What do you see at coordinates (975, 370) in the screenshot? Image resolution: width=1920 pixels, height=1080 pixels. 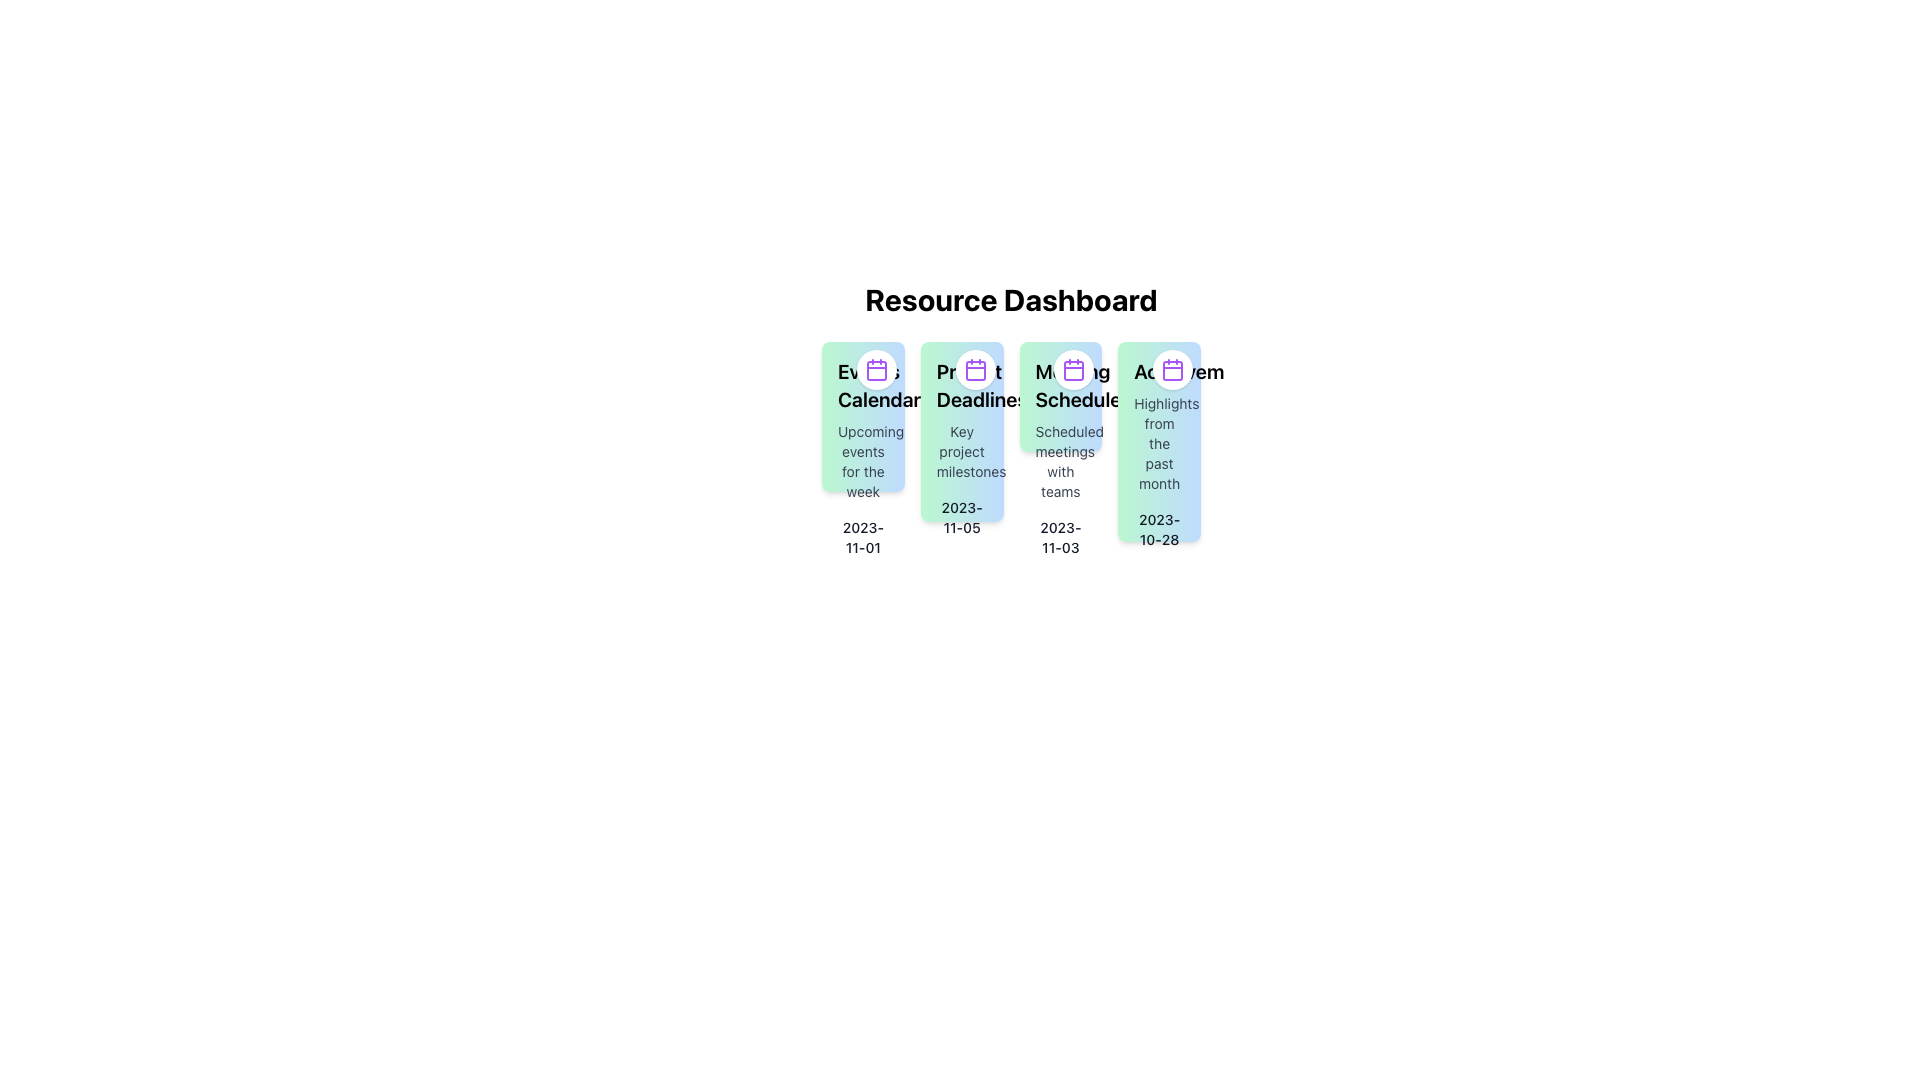 I see `the calendar icon in the 'Project Deadline' card` at bounding box center [975, 370].